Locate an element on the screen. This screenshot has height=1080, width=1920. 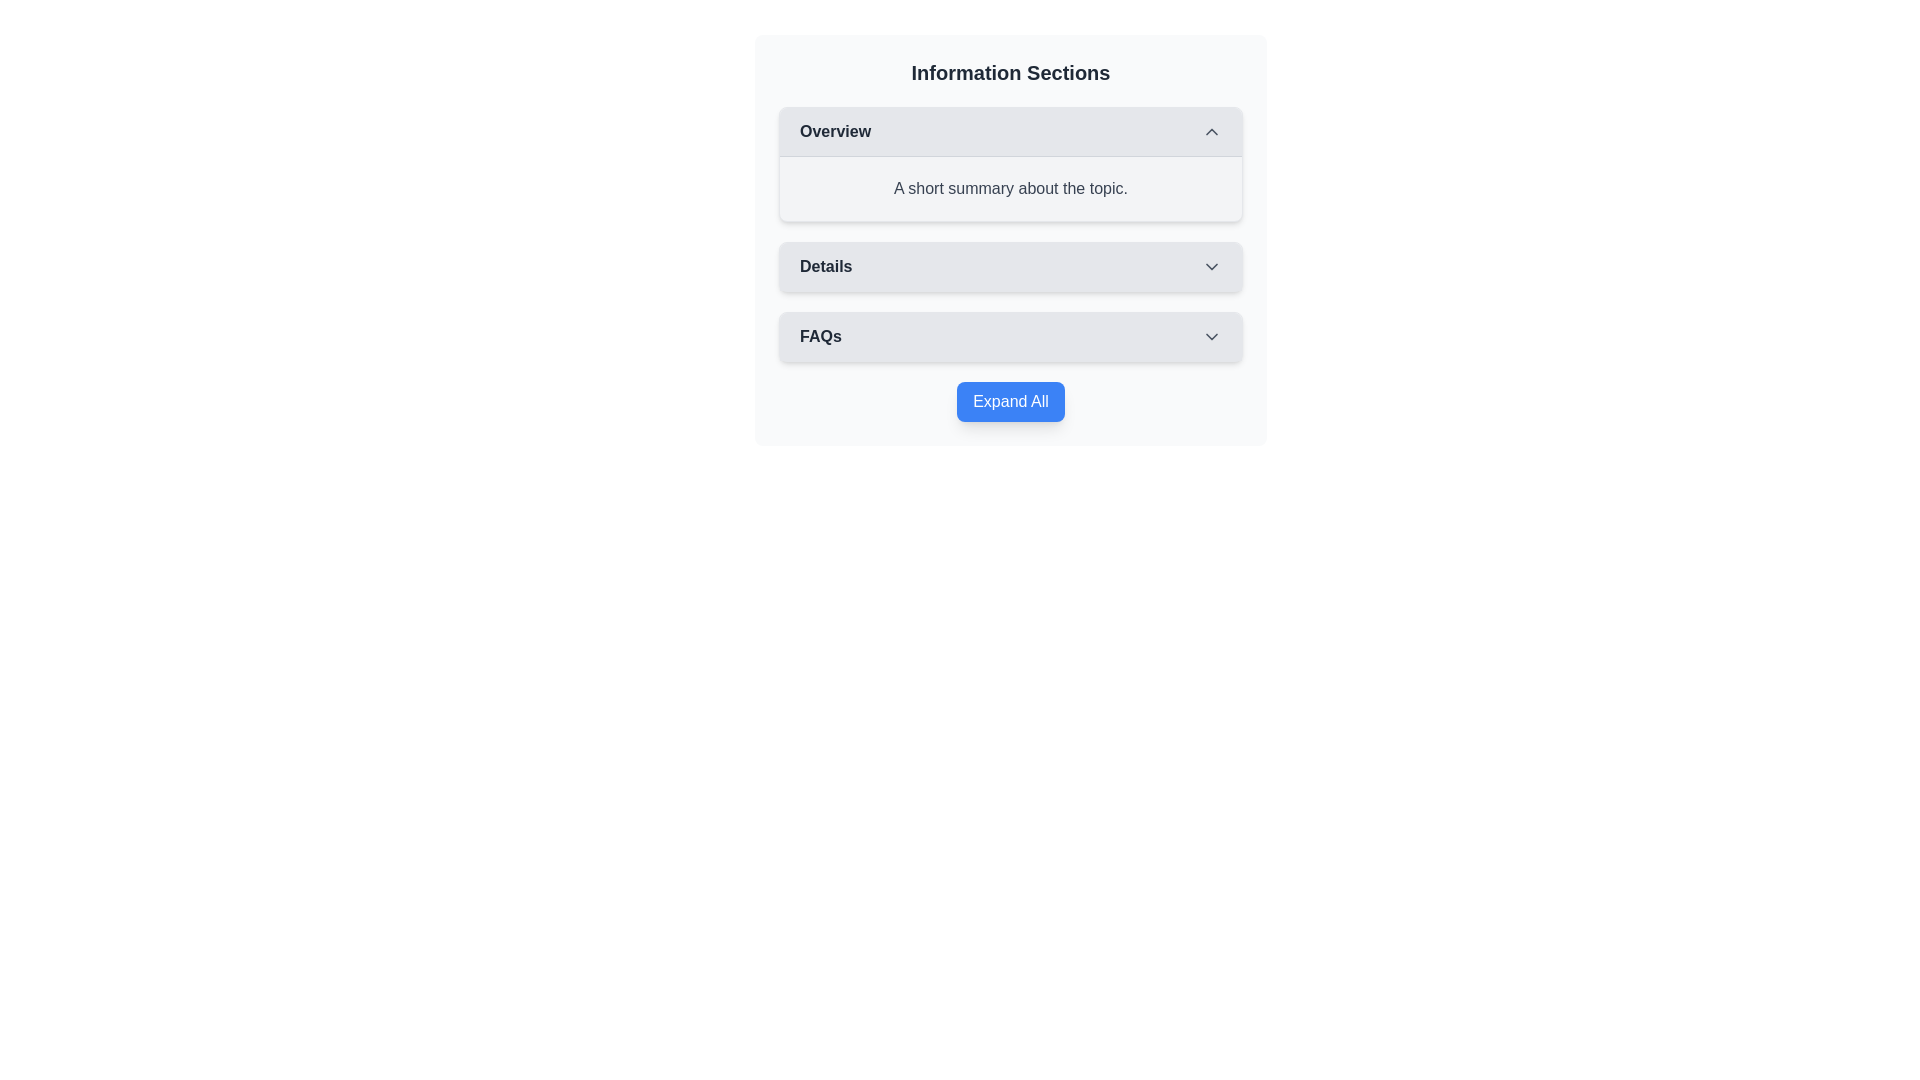
the toggle button in the top-right corner of the 'FAQs' section is located at coordinates (1210, 335).